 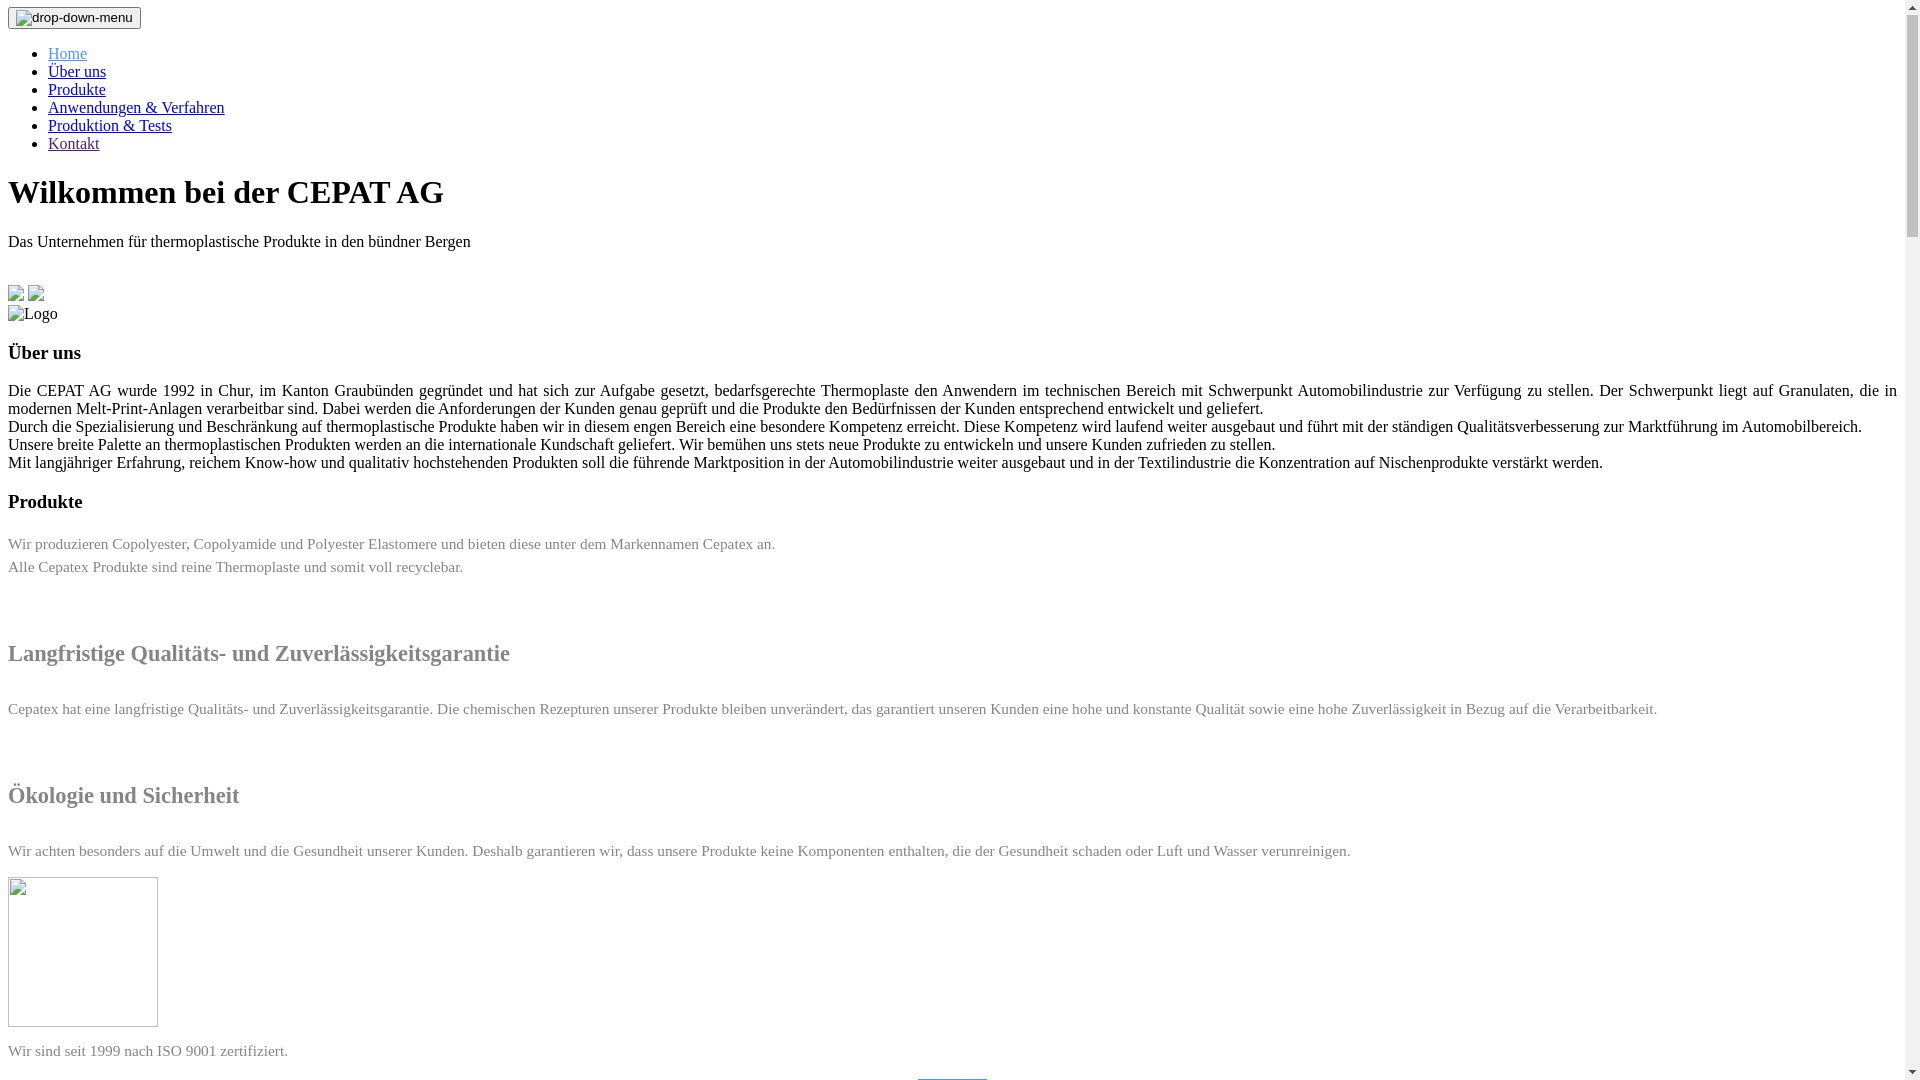 I want to click on 'Produkte', so click(x=76, y=90).